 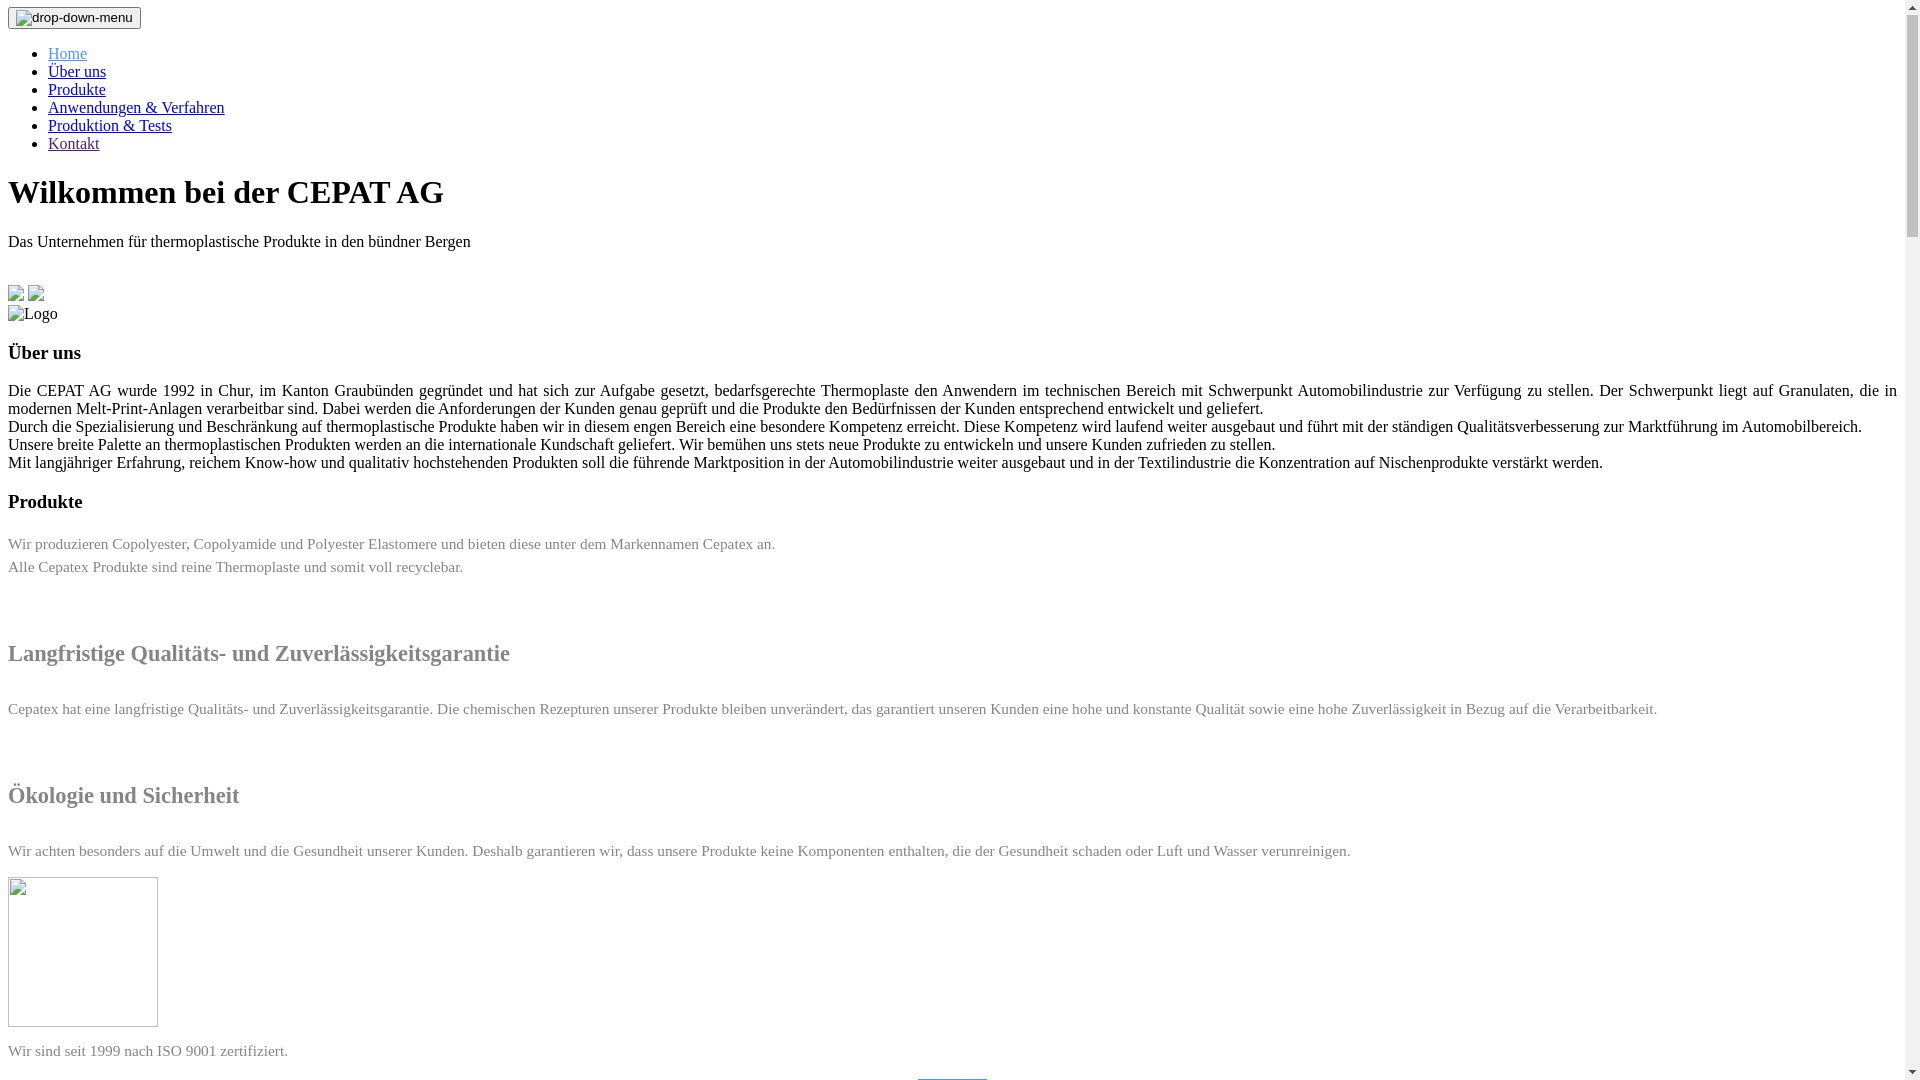 I want to click on 'Produkte', so click(x=76, y=90).